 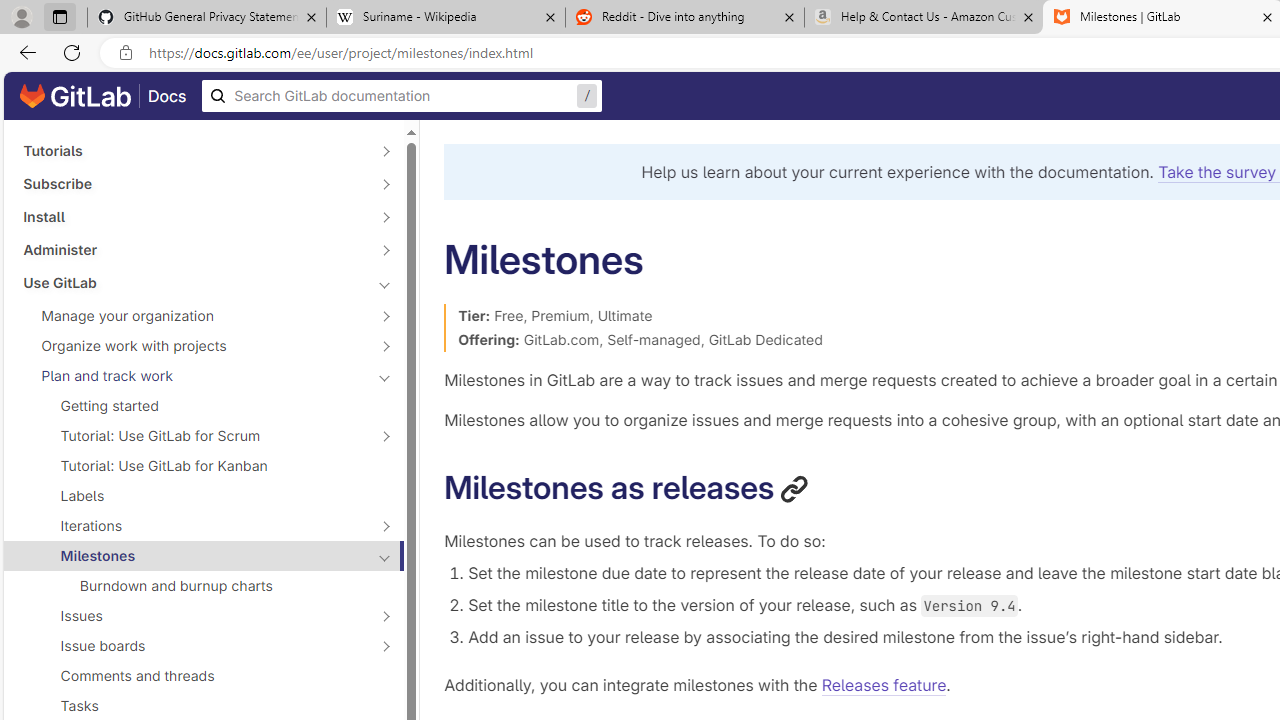 I want to click on 'Suriname - Wikipedia', so click(x=444, y=17).